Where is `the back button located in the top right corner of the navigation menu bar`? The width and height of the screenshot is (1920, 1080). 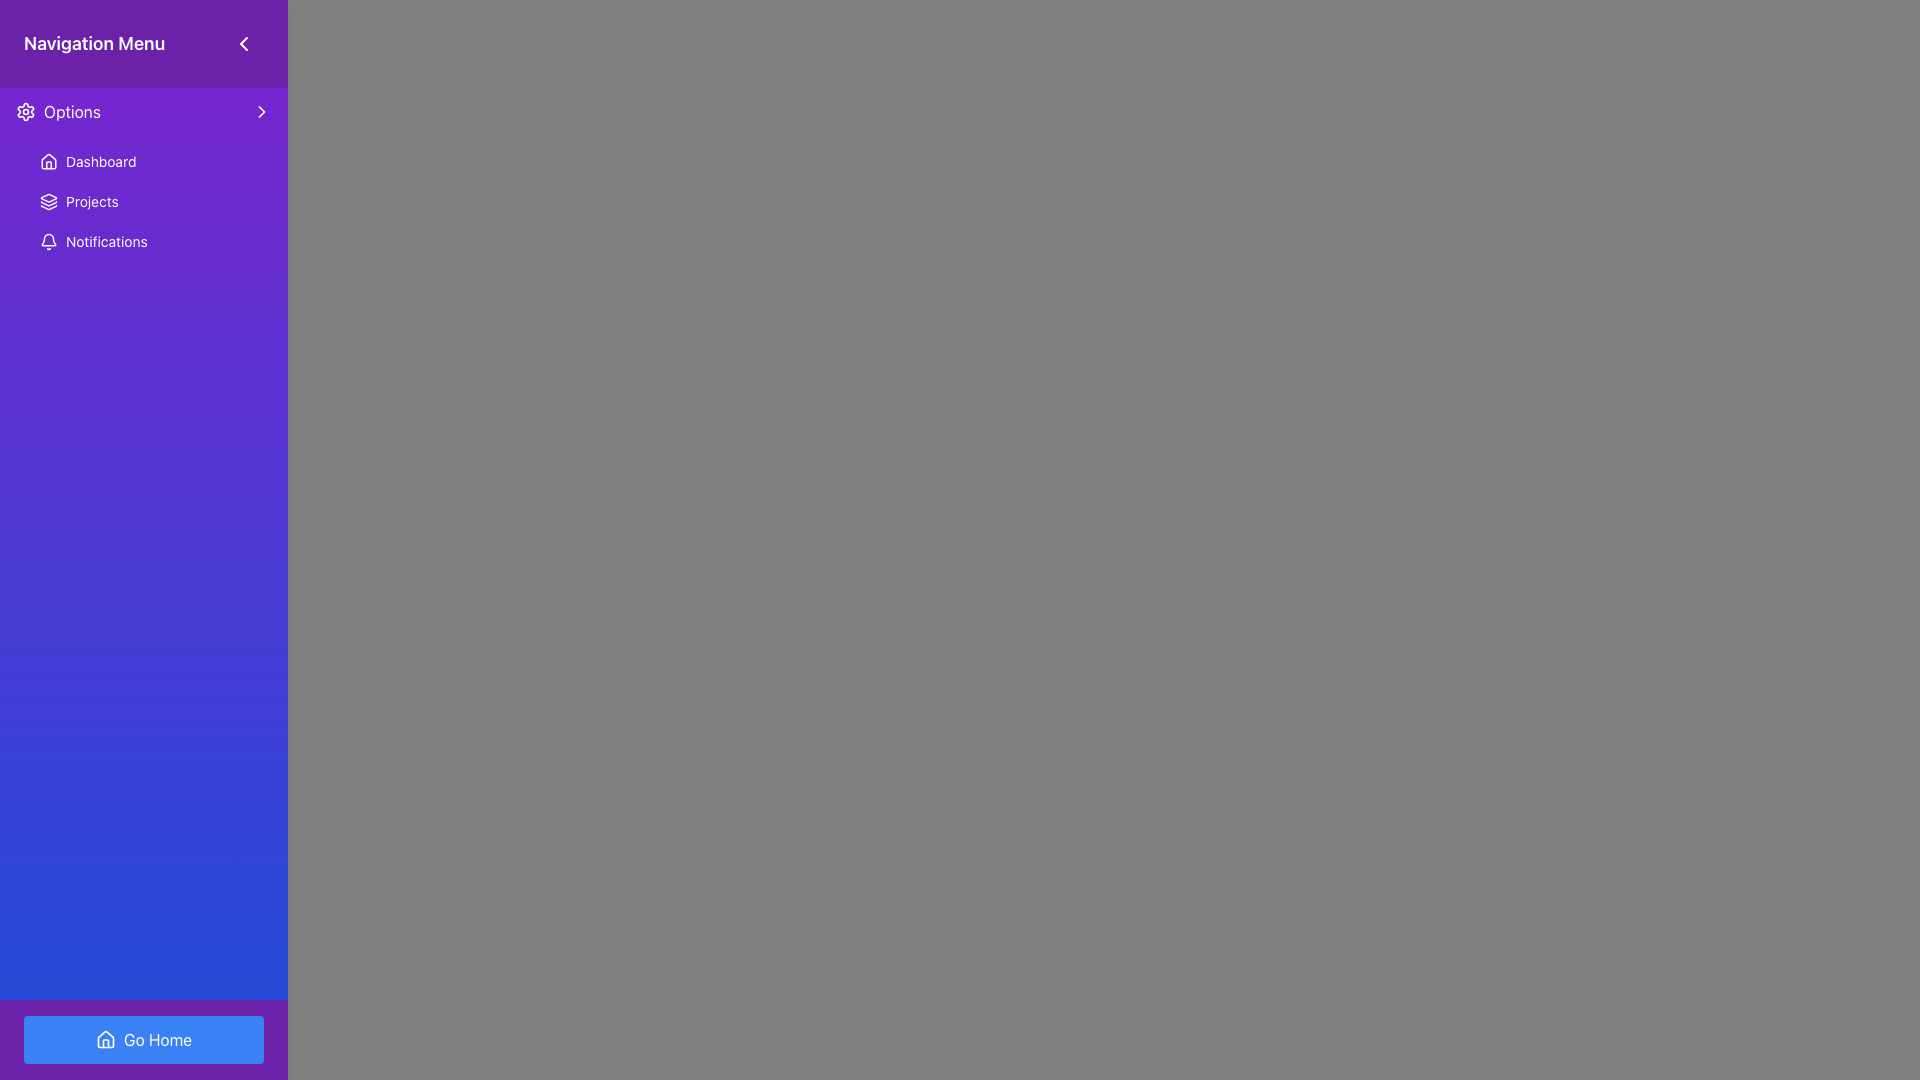 the back button located in the top right corner of the navigation menu bar is located at coordinates (243, 43).